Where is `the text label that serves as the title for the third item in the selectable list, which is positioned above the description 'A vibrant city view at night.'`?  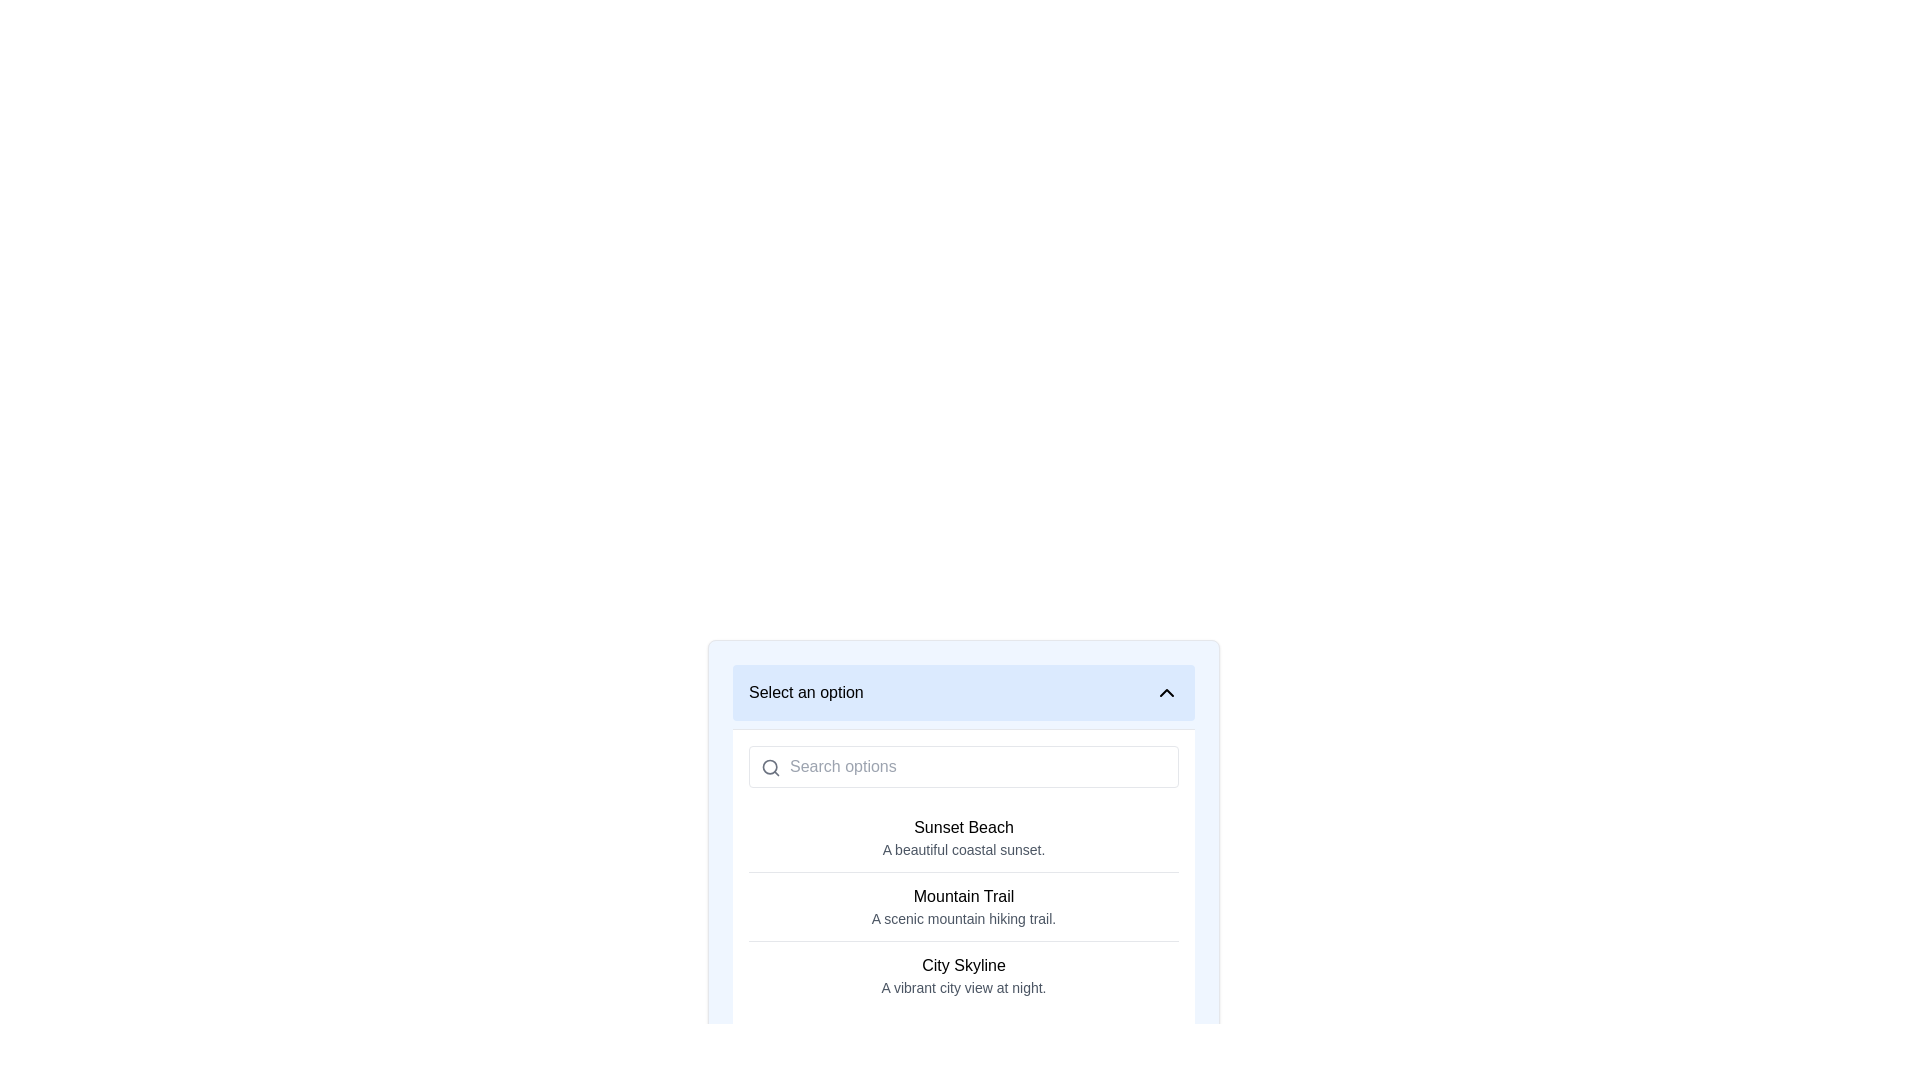
the text label that serves as the title for the third item in the selectable list, which is positioned above the description 'A vibrant city view at night.' is located at coordinates (964, 964).